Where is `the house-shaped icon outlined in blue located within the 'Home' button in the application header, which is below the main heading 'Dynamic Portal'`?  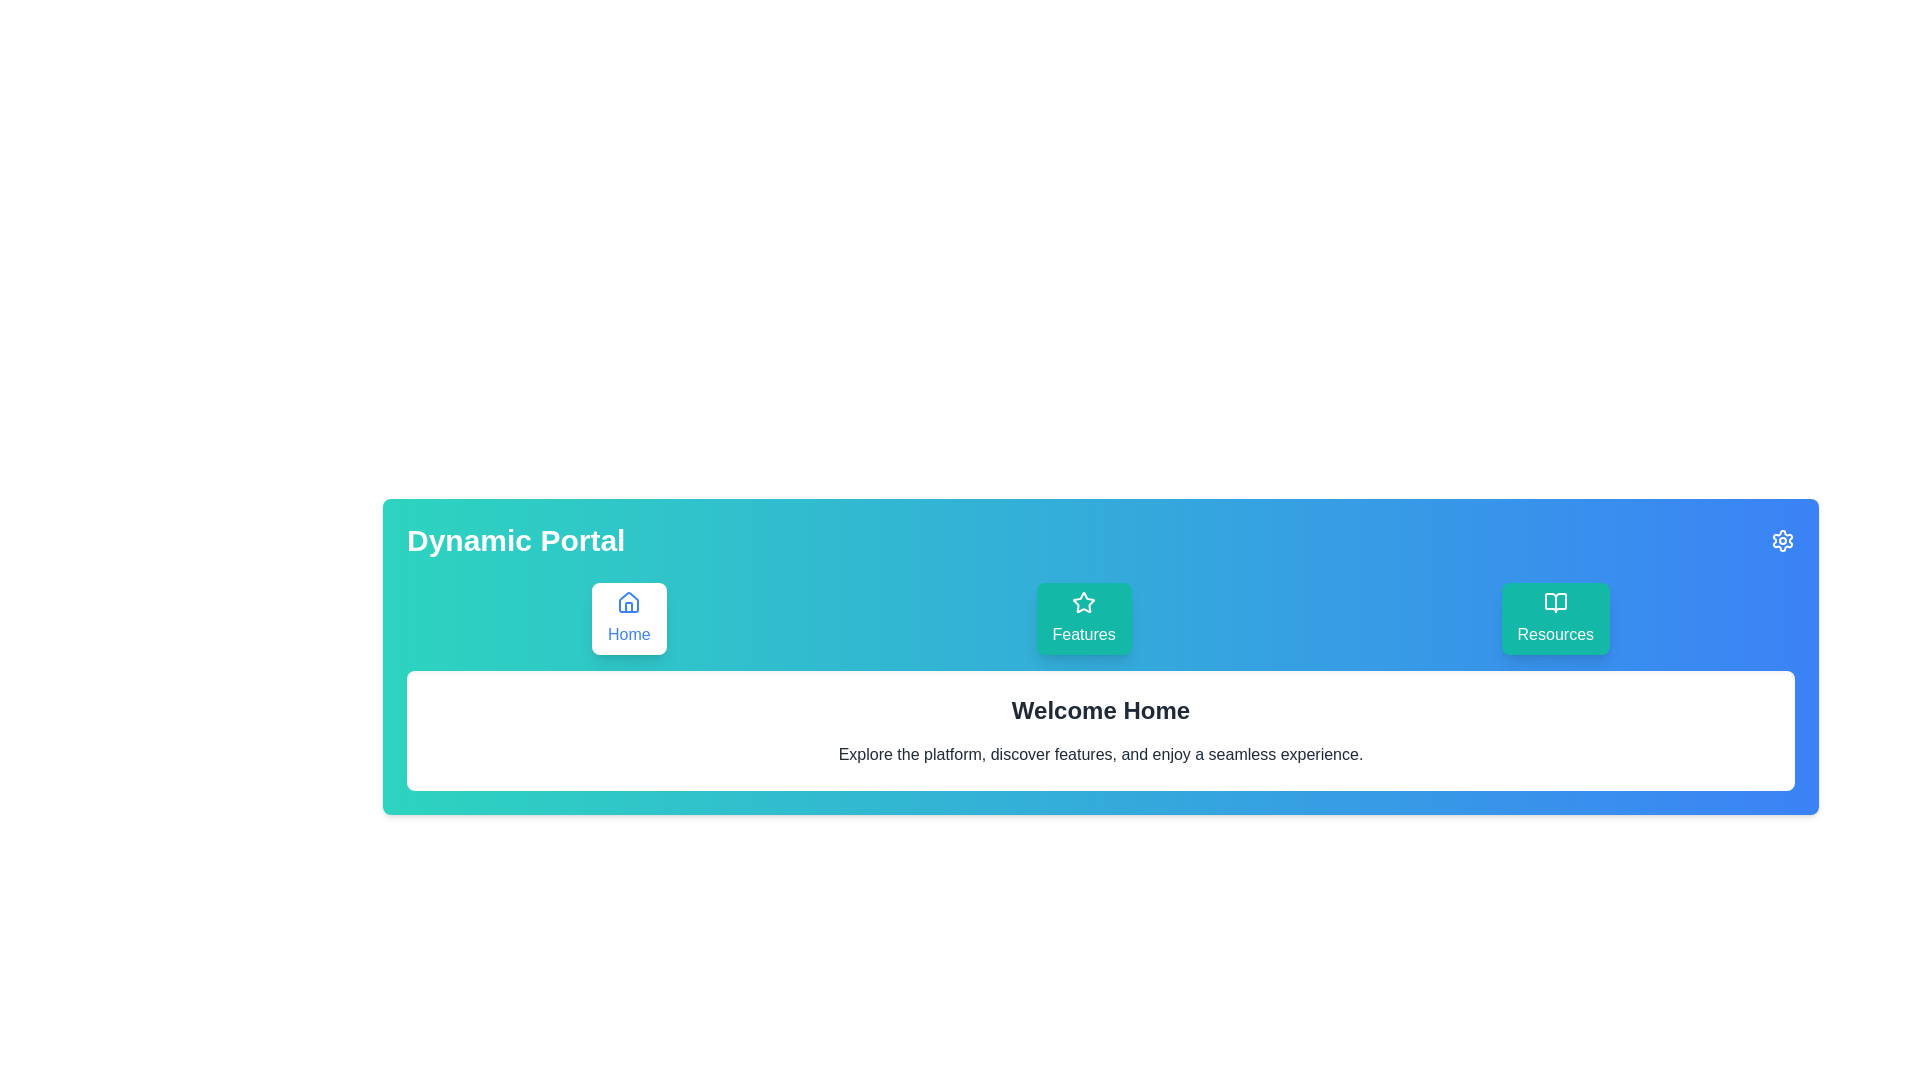 the house-shaped icon outlined in blue located within the 'Home' button in the application header, which is below the main heading 'Dynamic Portal' is located at coordinates (628, 601).